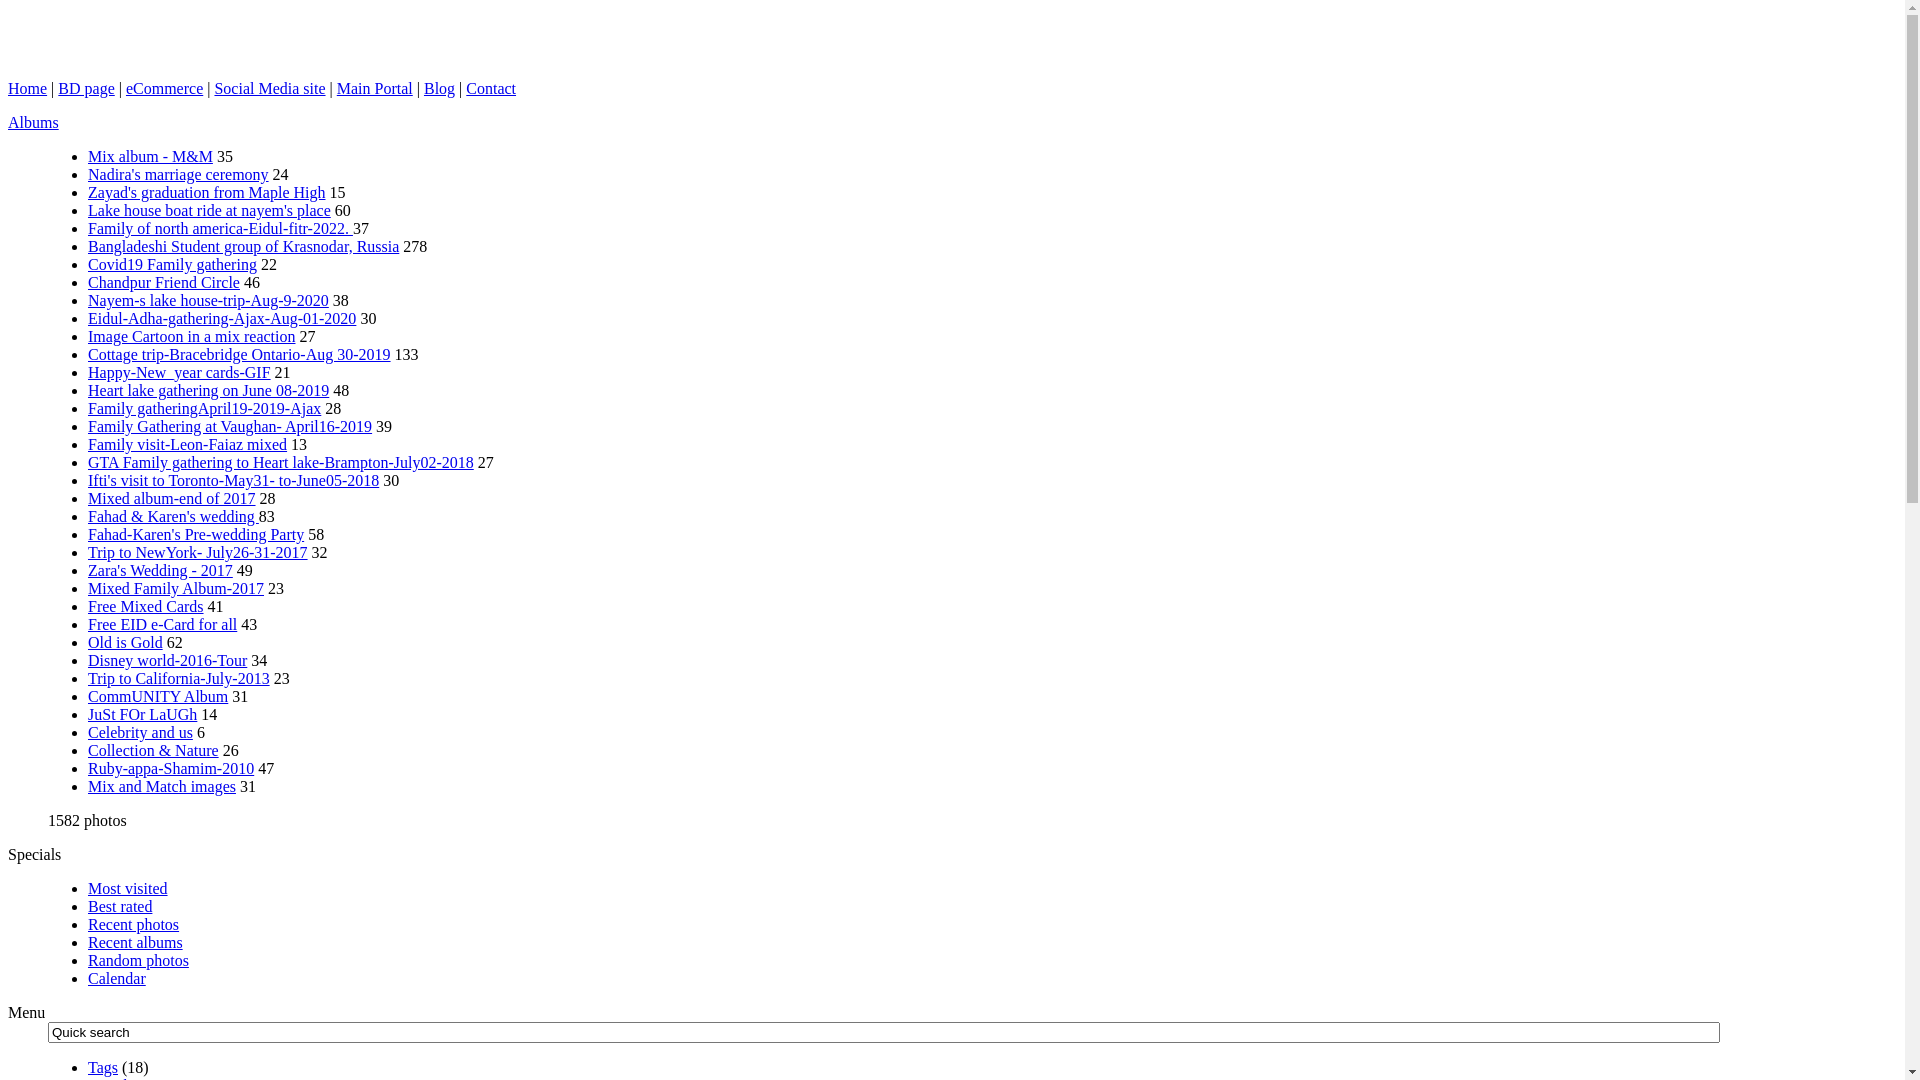 The height and width of the screenshot is (1080, 1920). Describe the element at coordinates (438, 87) in the screenshot. I see `'Blog'` at that location.